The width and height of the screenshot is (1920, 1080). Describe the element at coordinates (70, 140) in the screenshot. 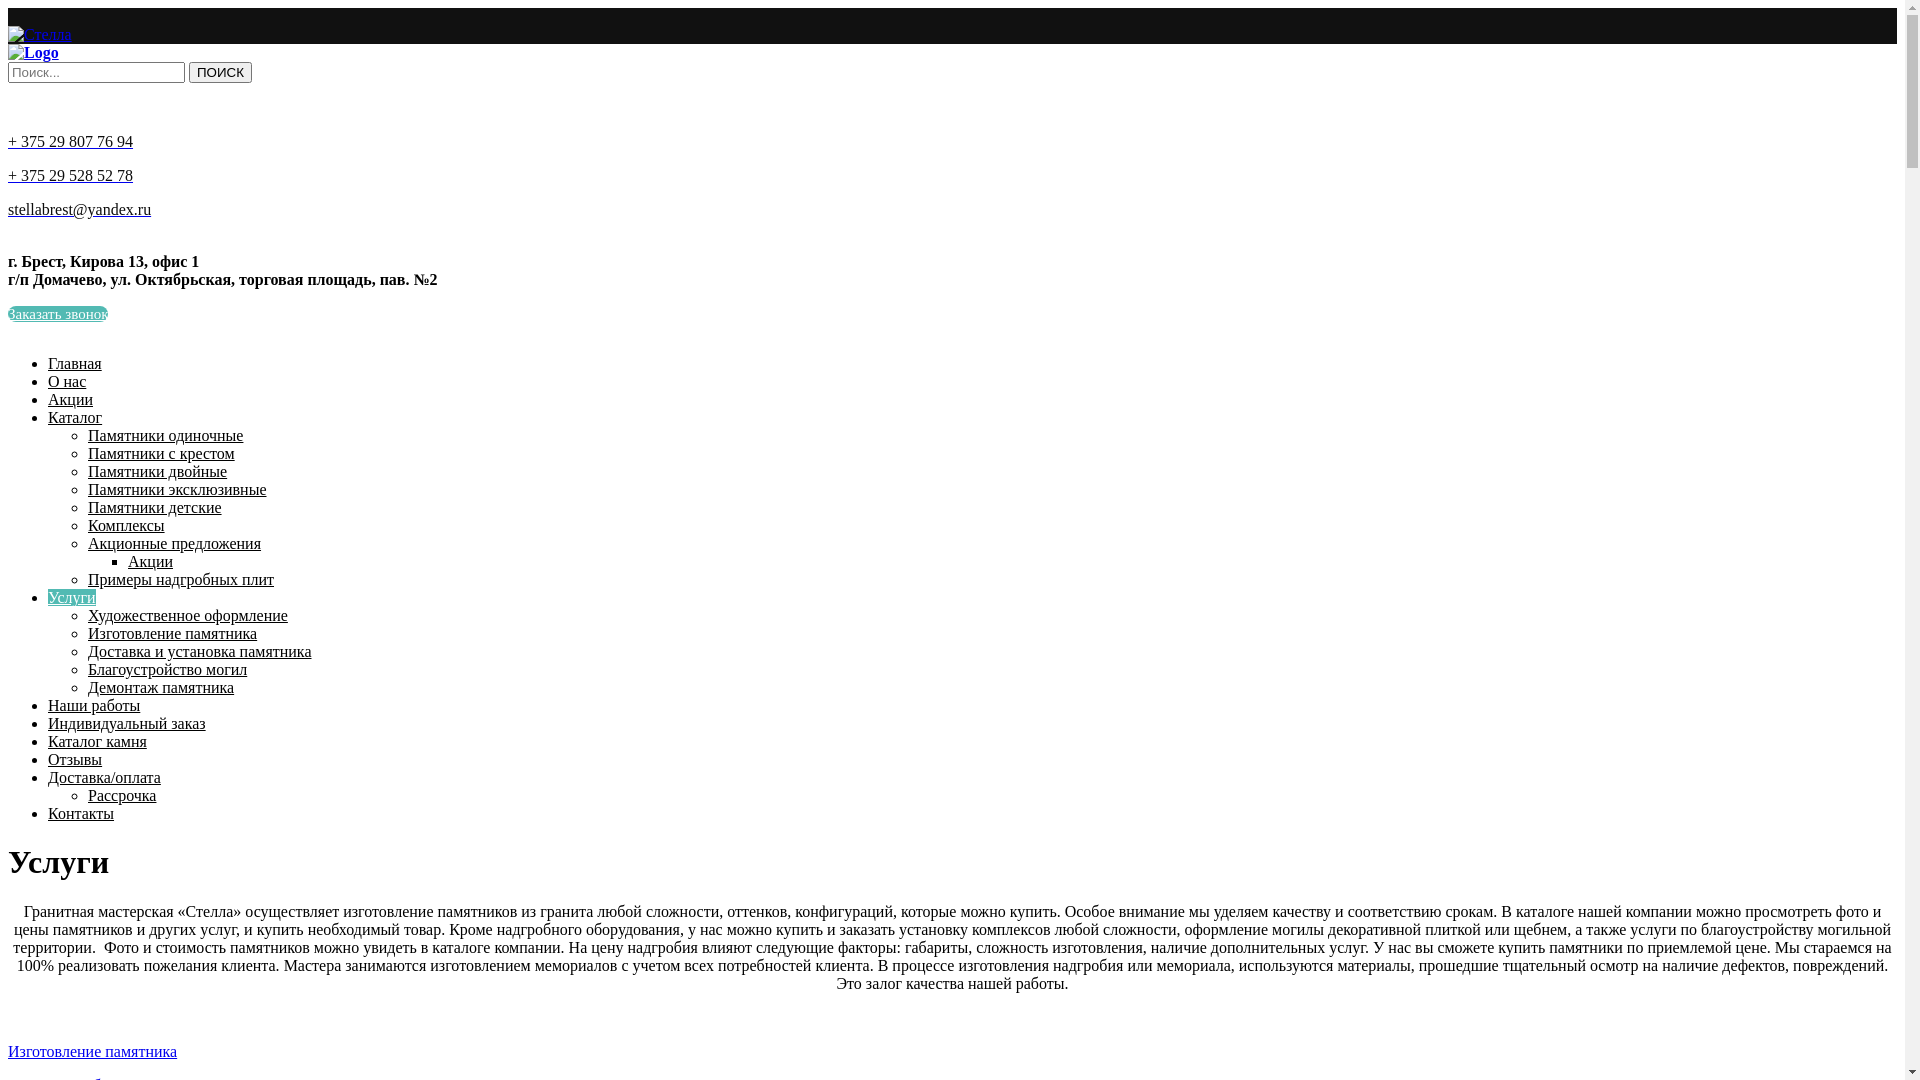

I see `'+ 375 29 807 76 94'` at that location.